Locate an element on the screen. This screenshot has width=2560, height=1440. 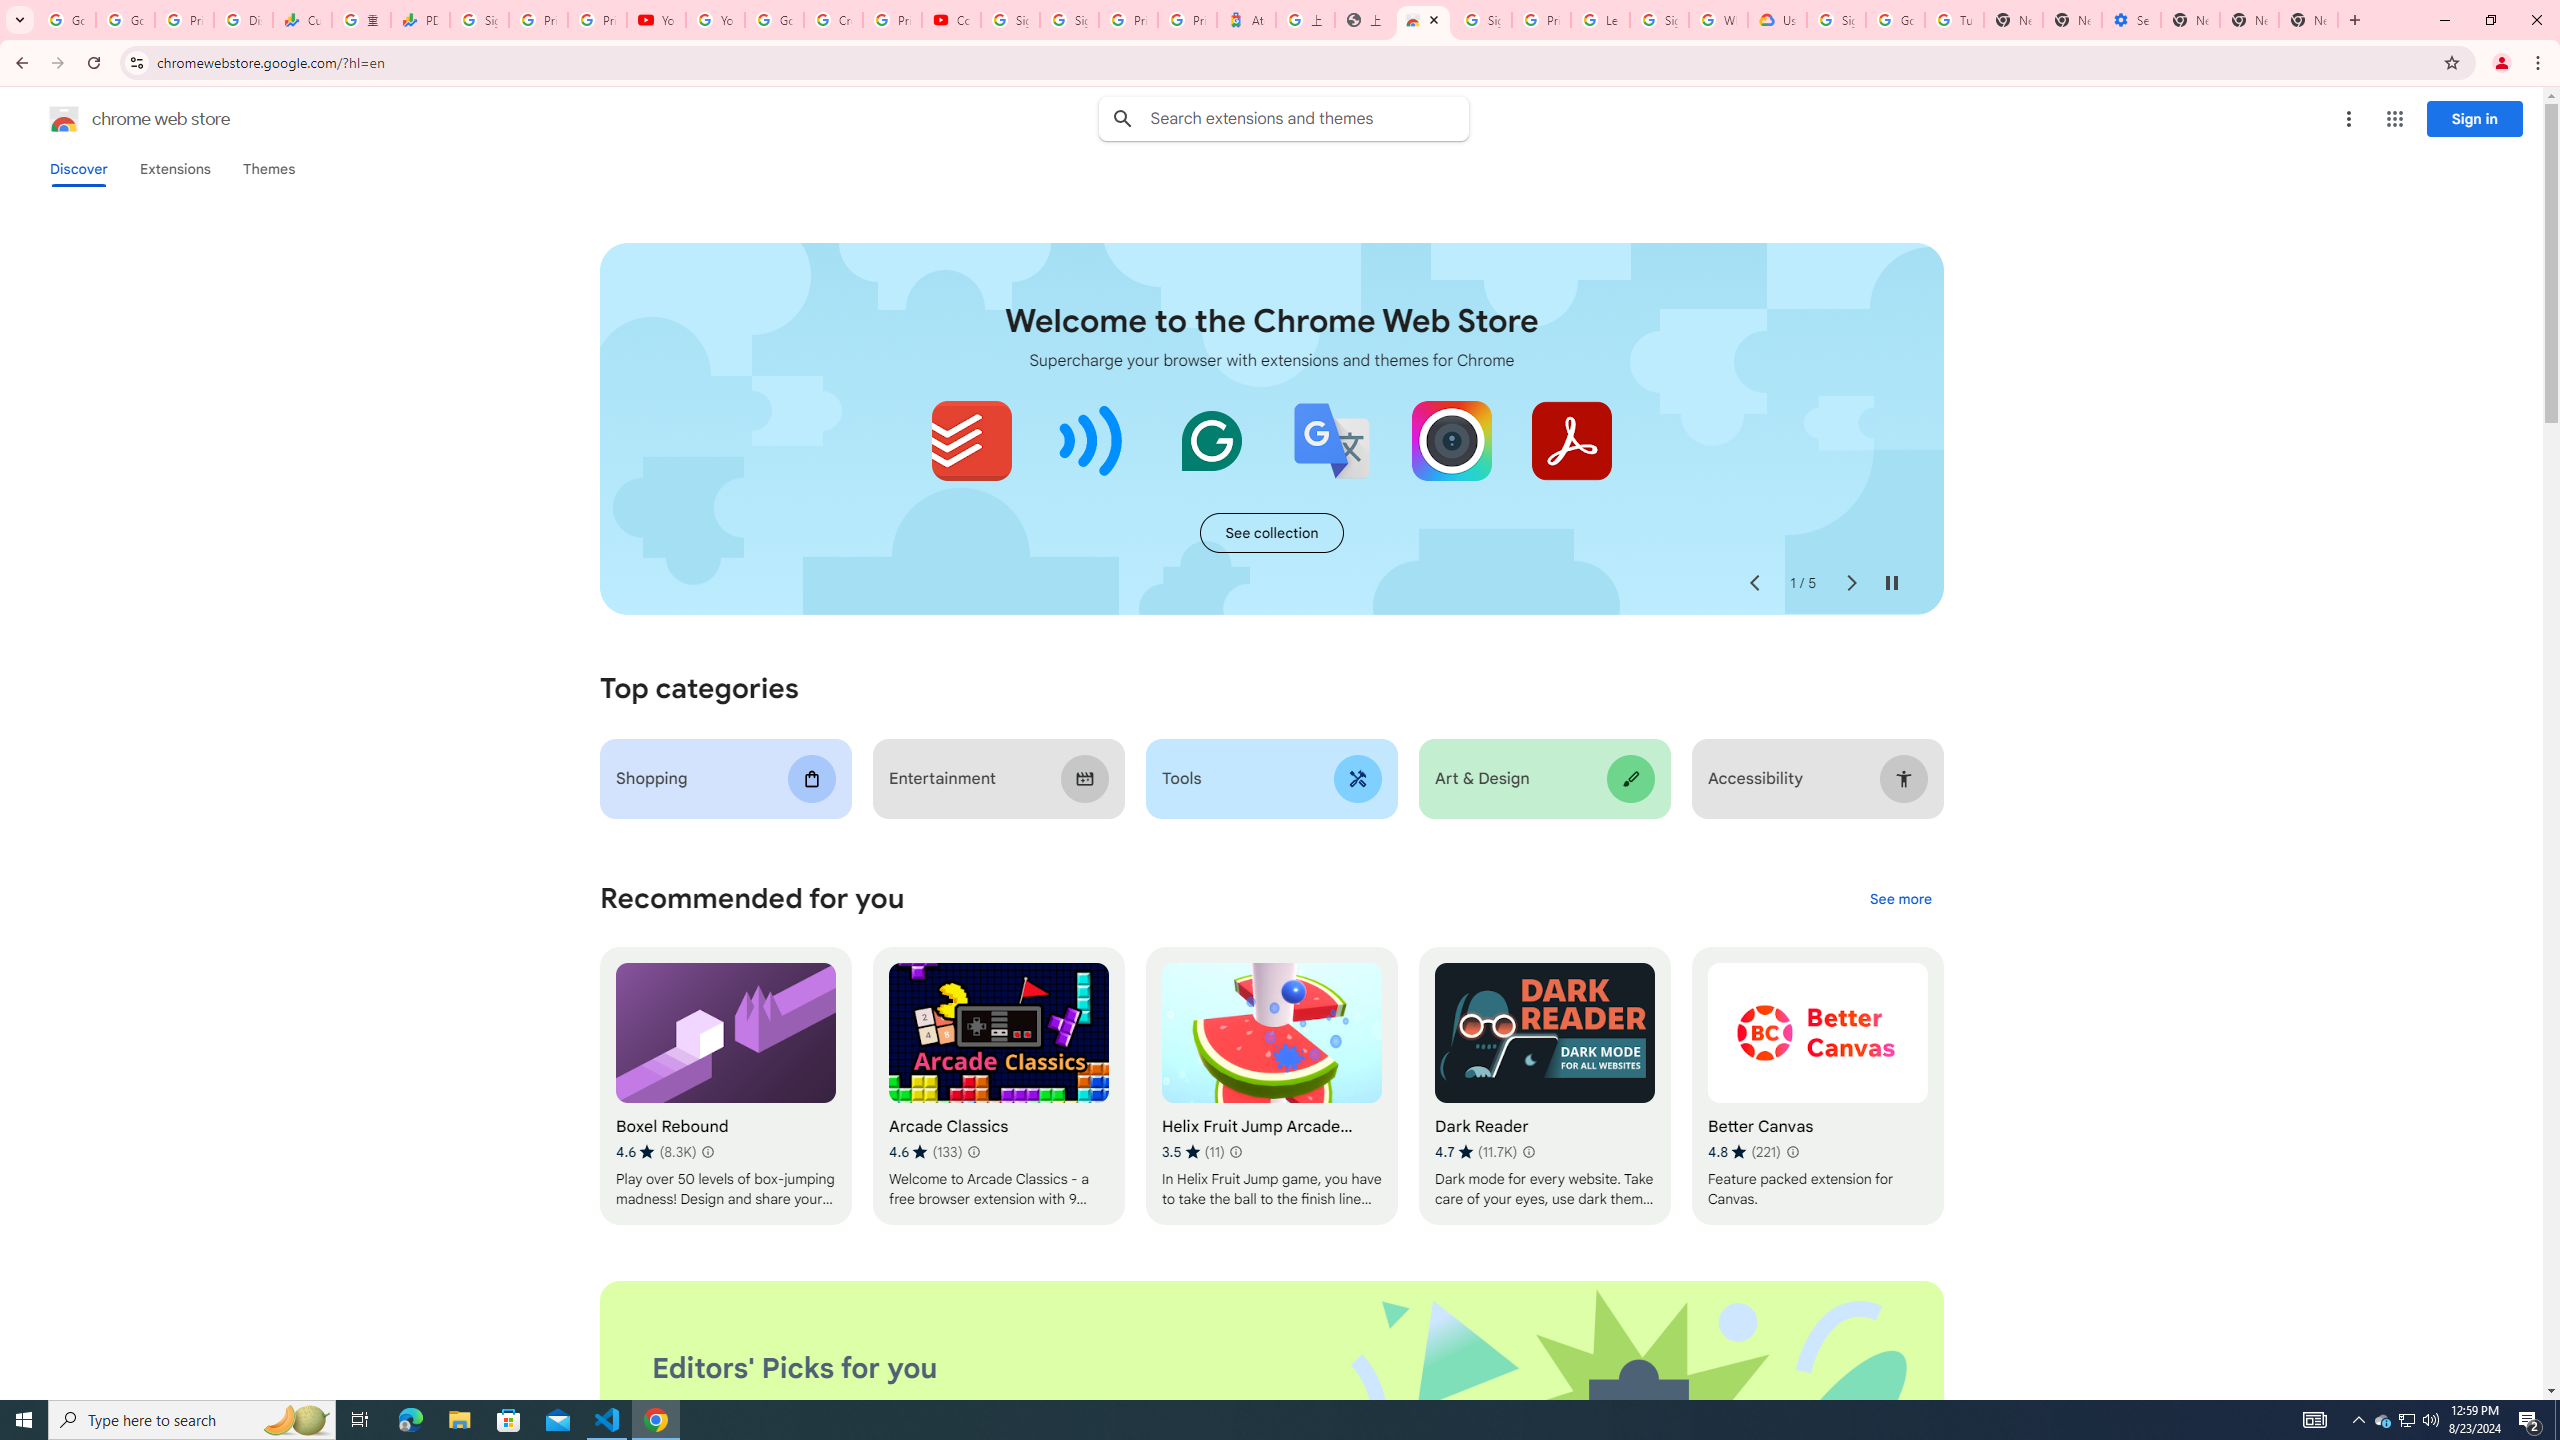
'Atour Hotel - Google hotels' is located at coordinates (1246, 19).